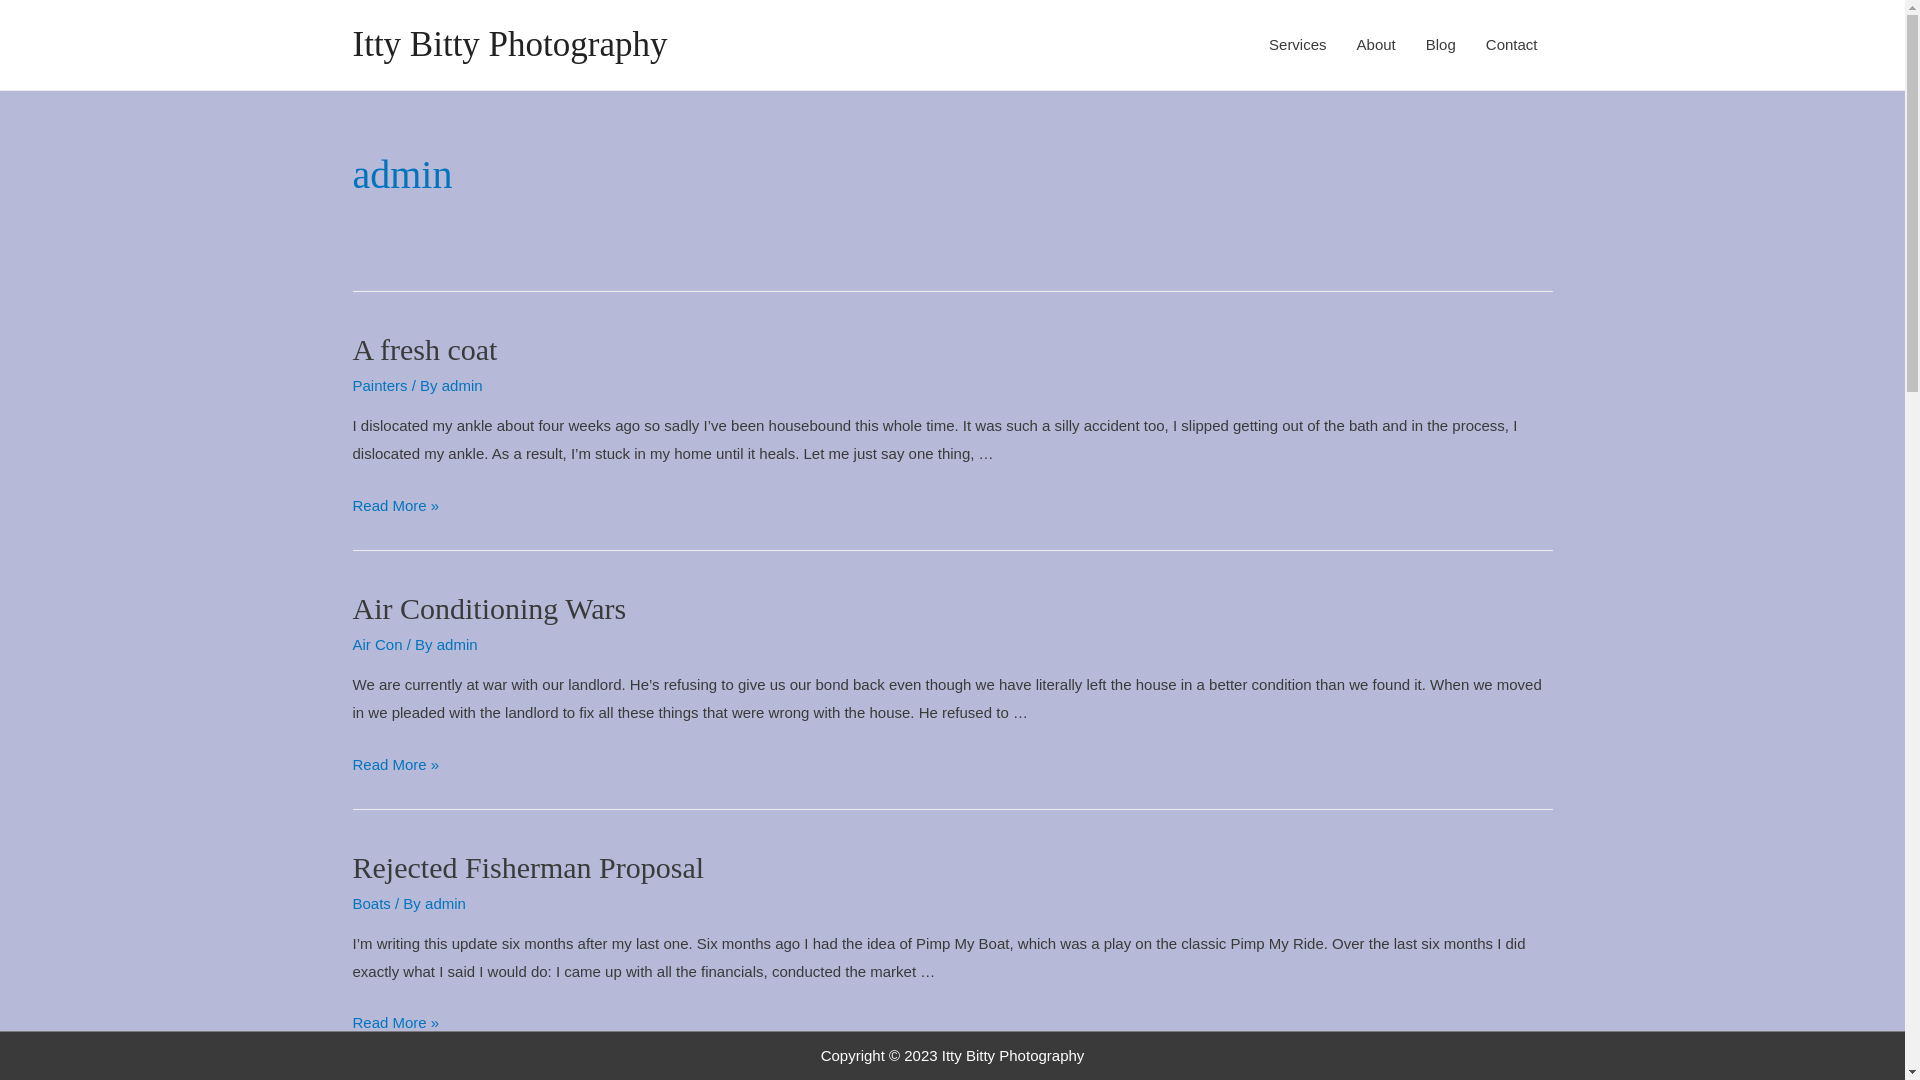 The image size is (1920, 1080). What do you see at coordinates (509, 44) in the screenshot?
I see `'Itty Bitty Photography'` at bounding box center [509, 44].